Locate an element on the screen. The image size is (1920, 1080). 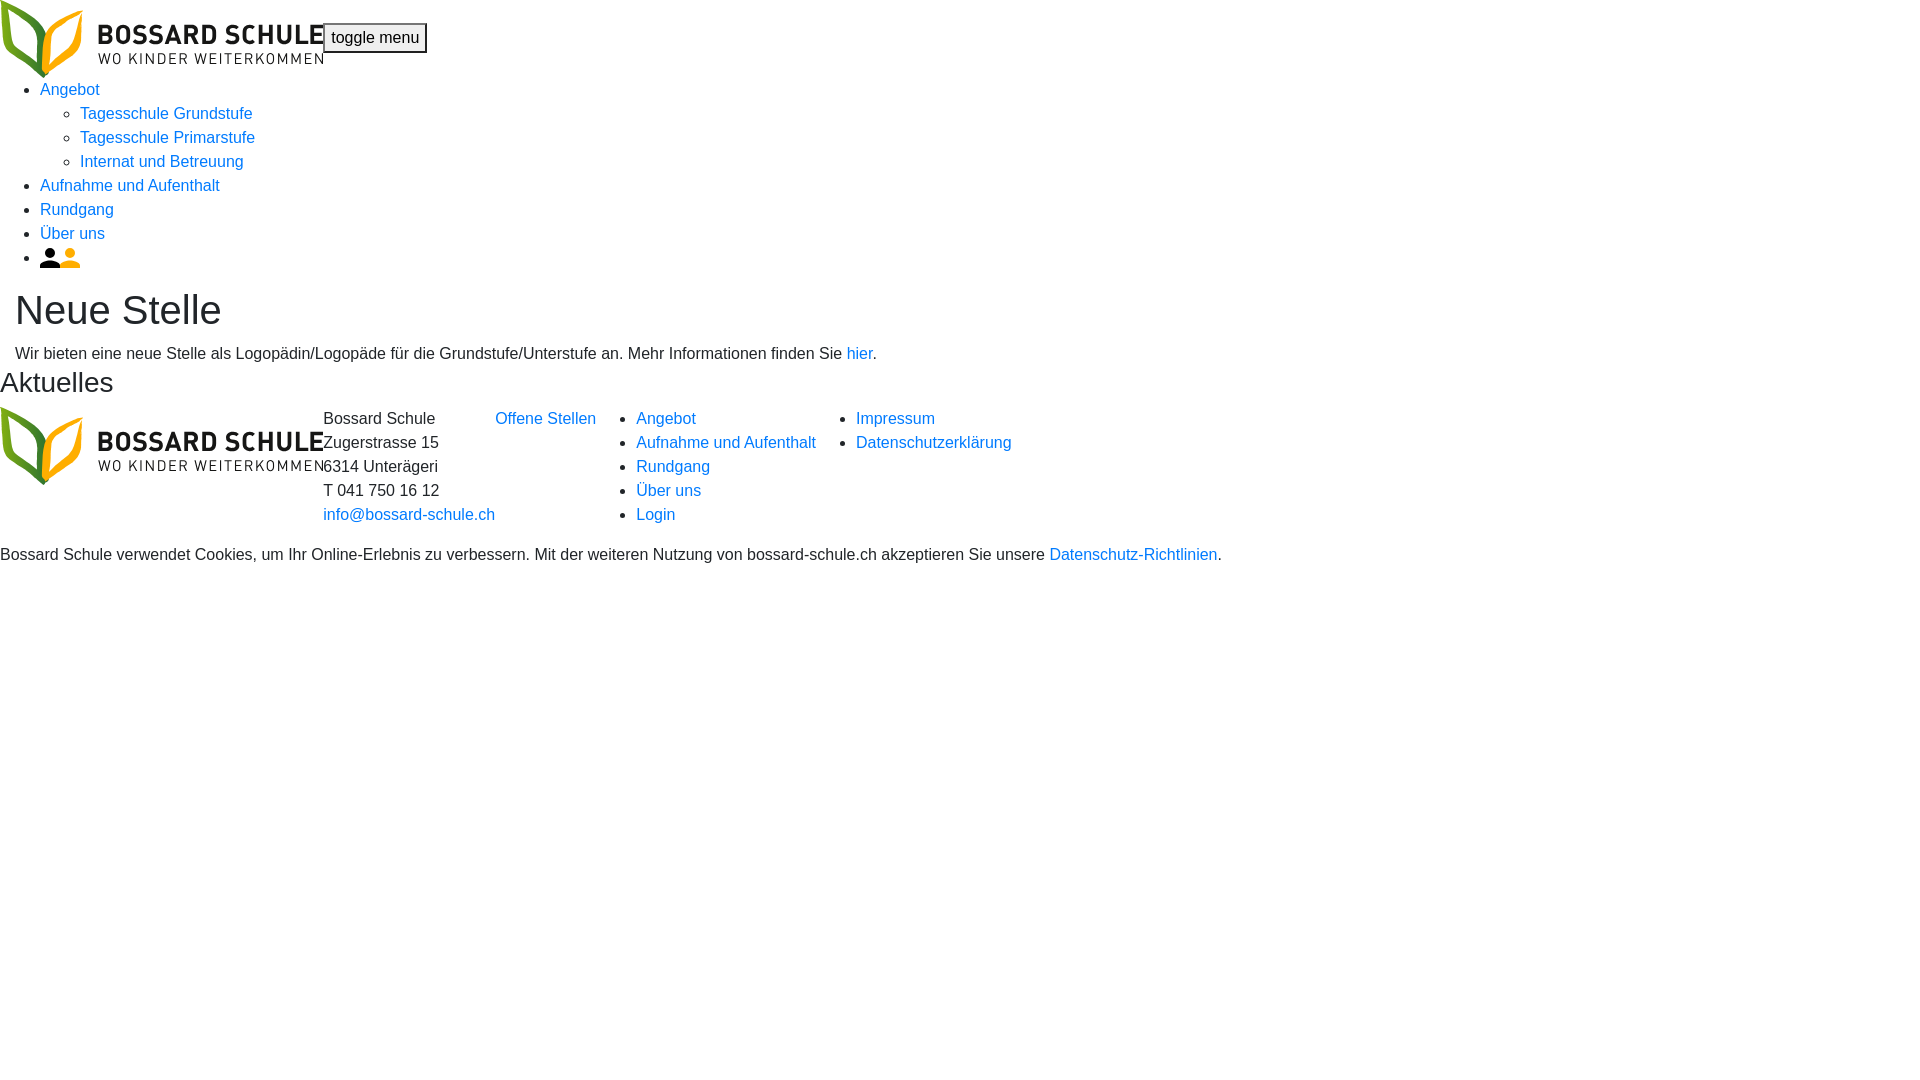
'Aufnahme und Aufenthalt' is located at coordinates (724, 441).